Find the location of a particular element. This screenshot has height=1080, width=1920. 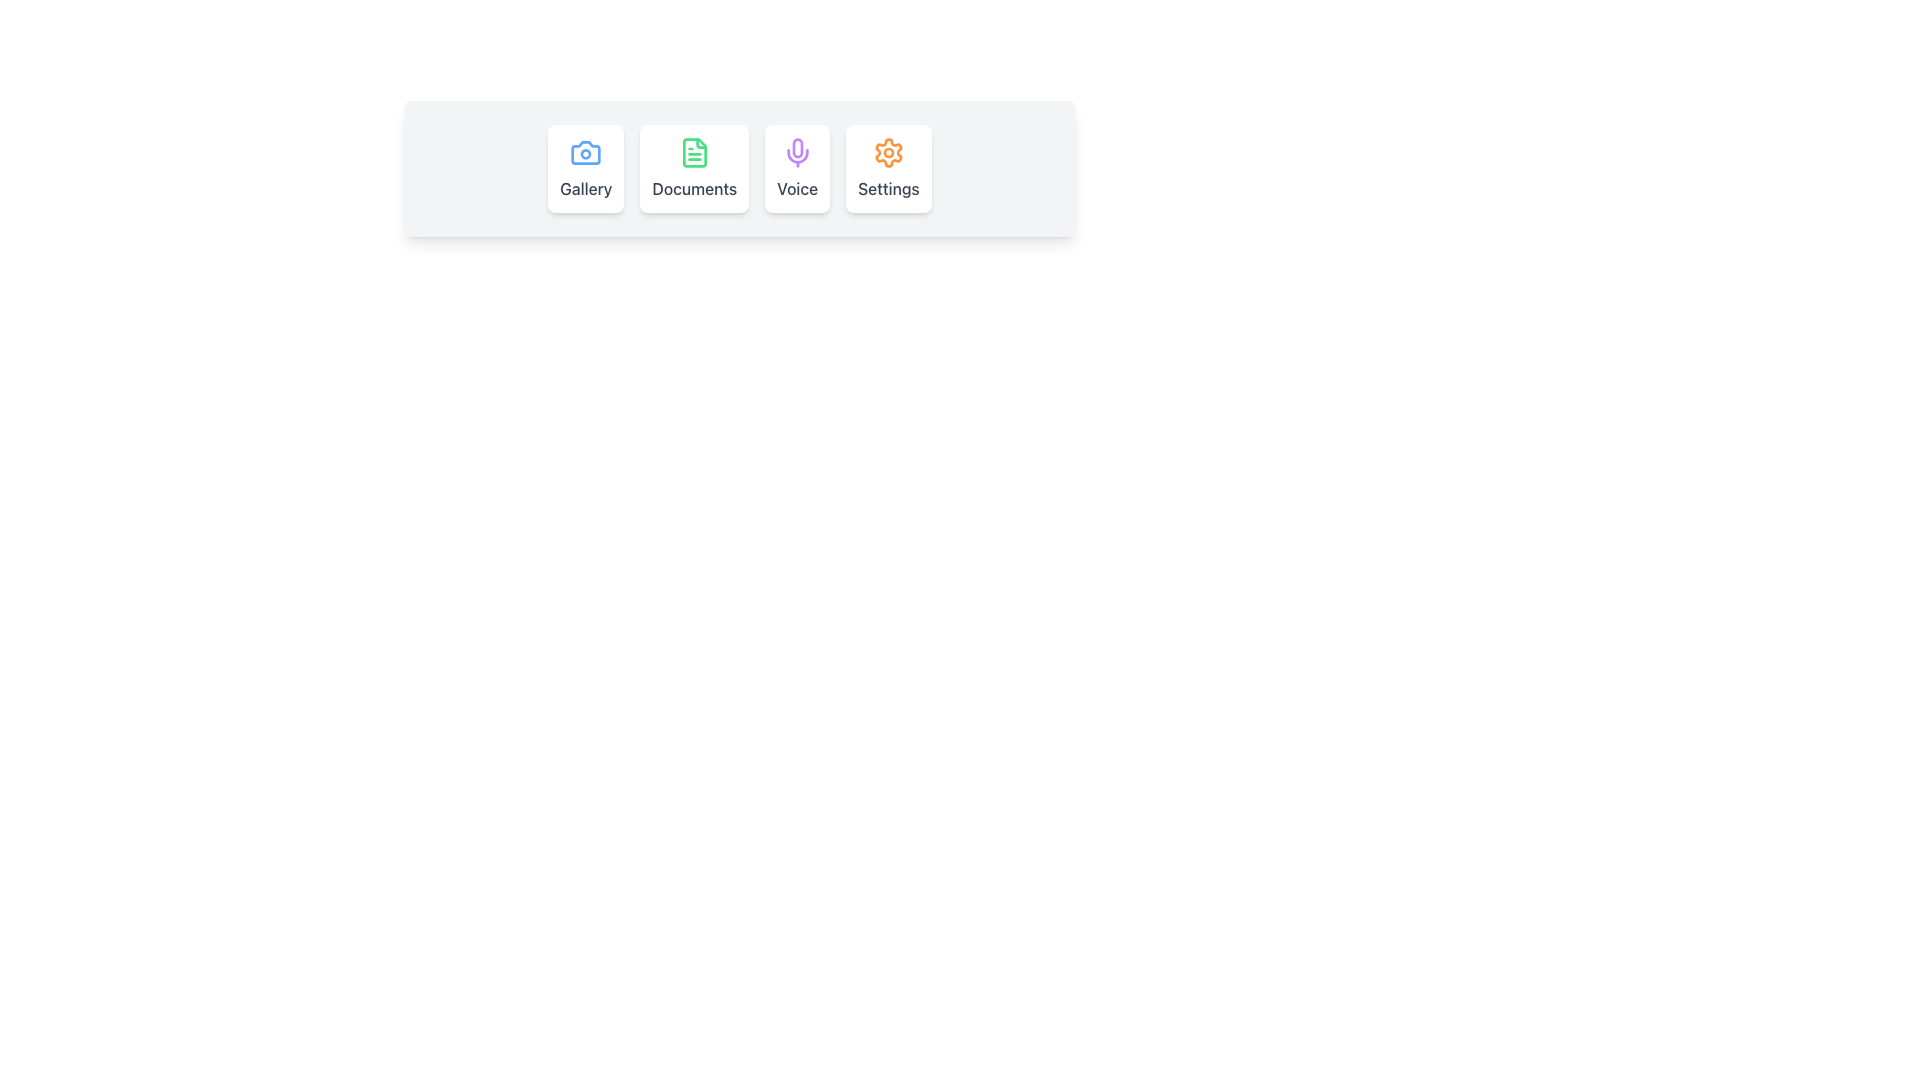

the primary audio or voice icon located in the third card of a horizontally-arranged set of four options is located at coordinates (796, 152).